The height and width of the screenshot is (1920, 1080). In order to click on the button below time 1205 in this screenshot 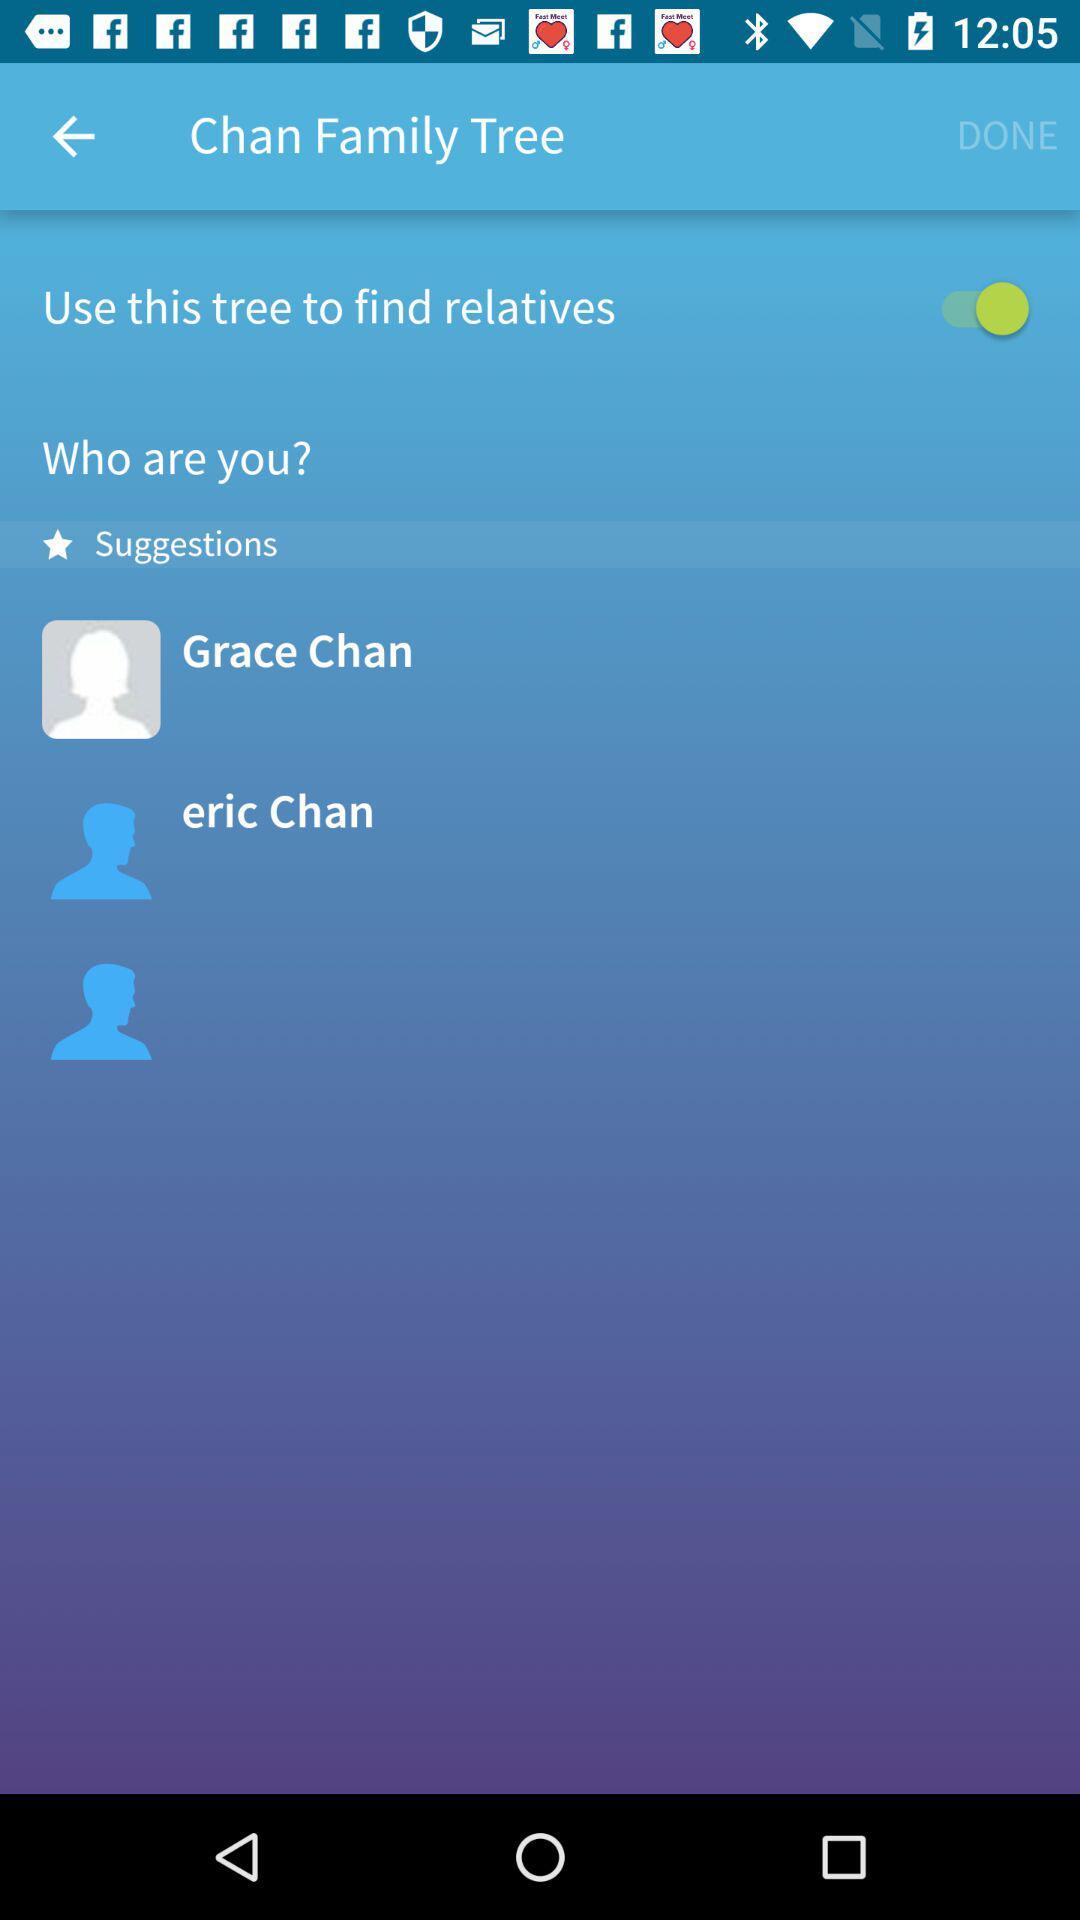, I will do `click(1007, 136)`.